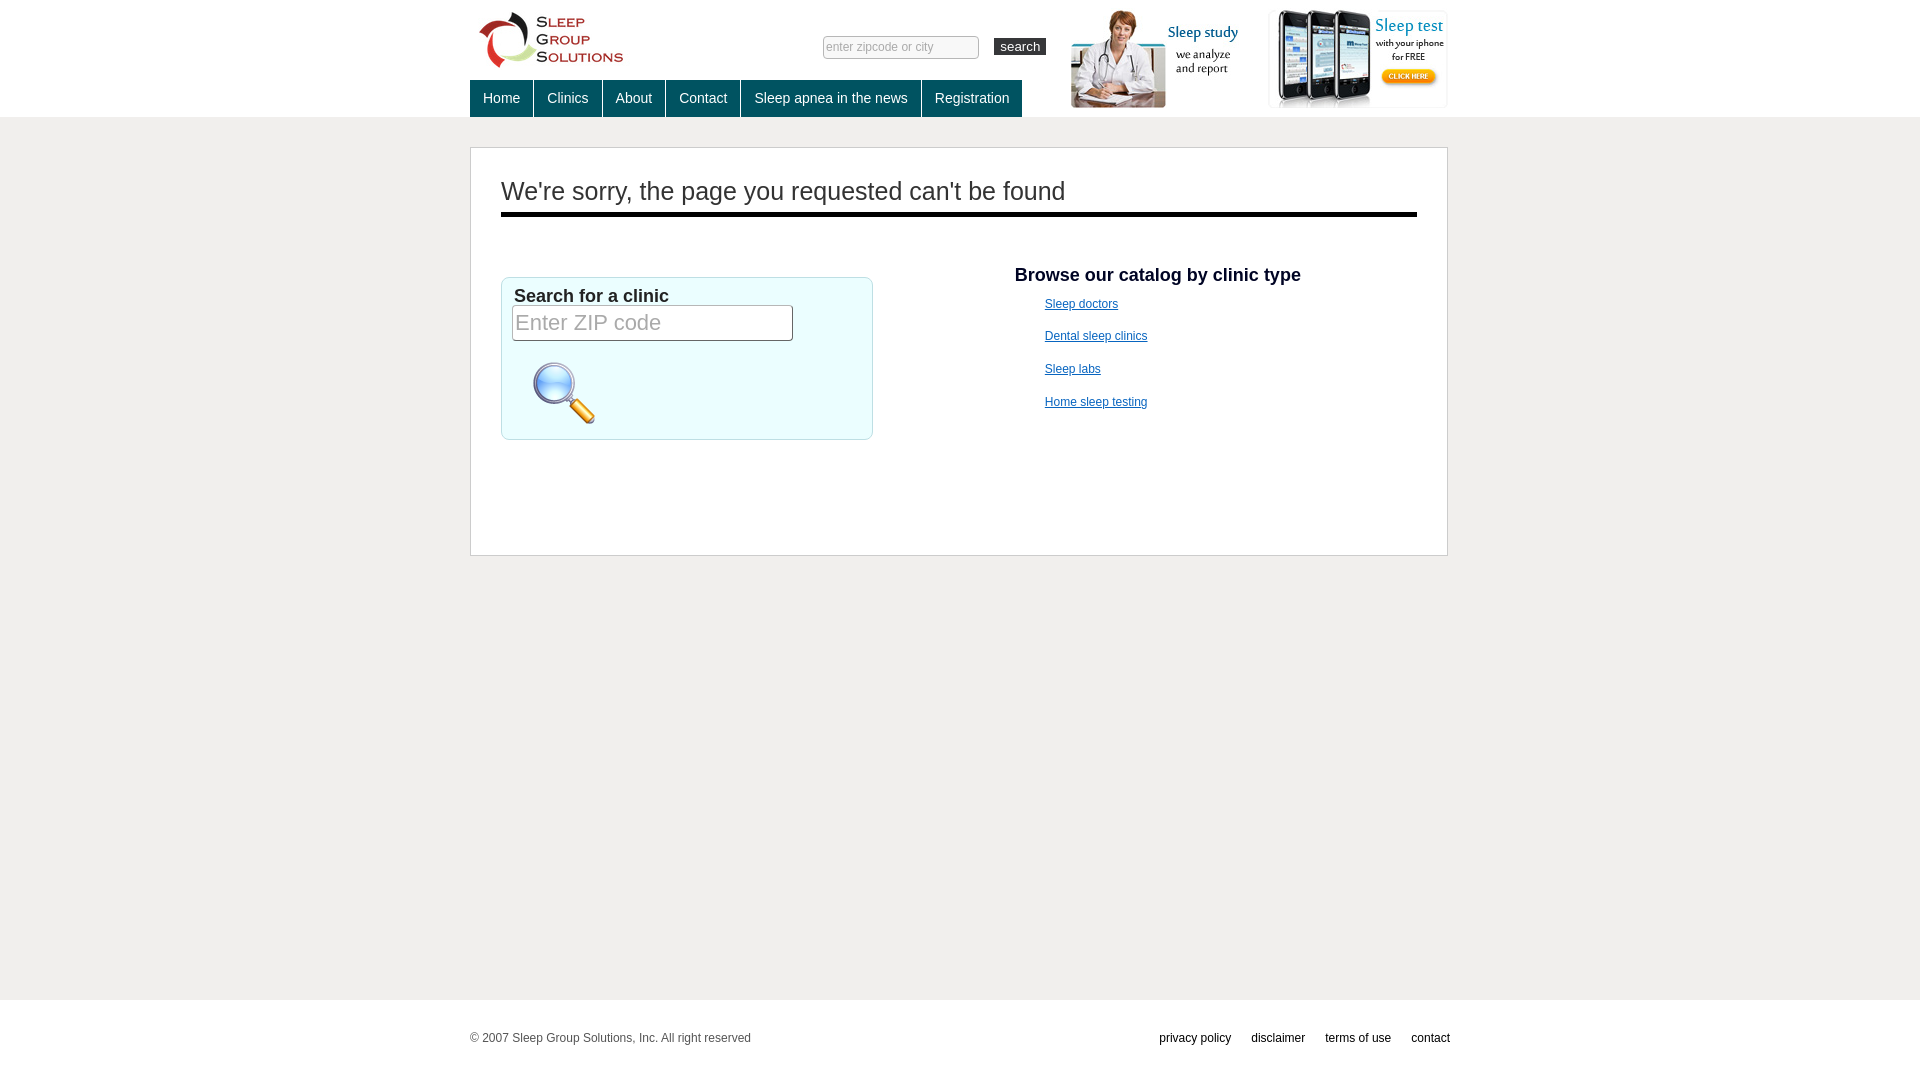 The width and height of the screenshot is (1920, 1080). Describe the element at coordinates (1429, 1036) in the screenshot. I see `'contact'` at that location.